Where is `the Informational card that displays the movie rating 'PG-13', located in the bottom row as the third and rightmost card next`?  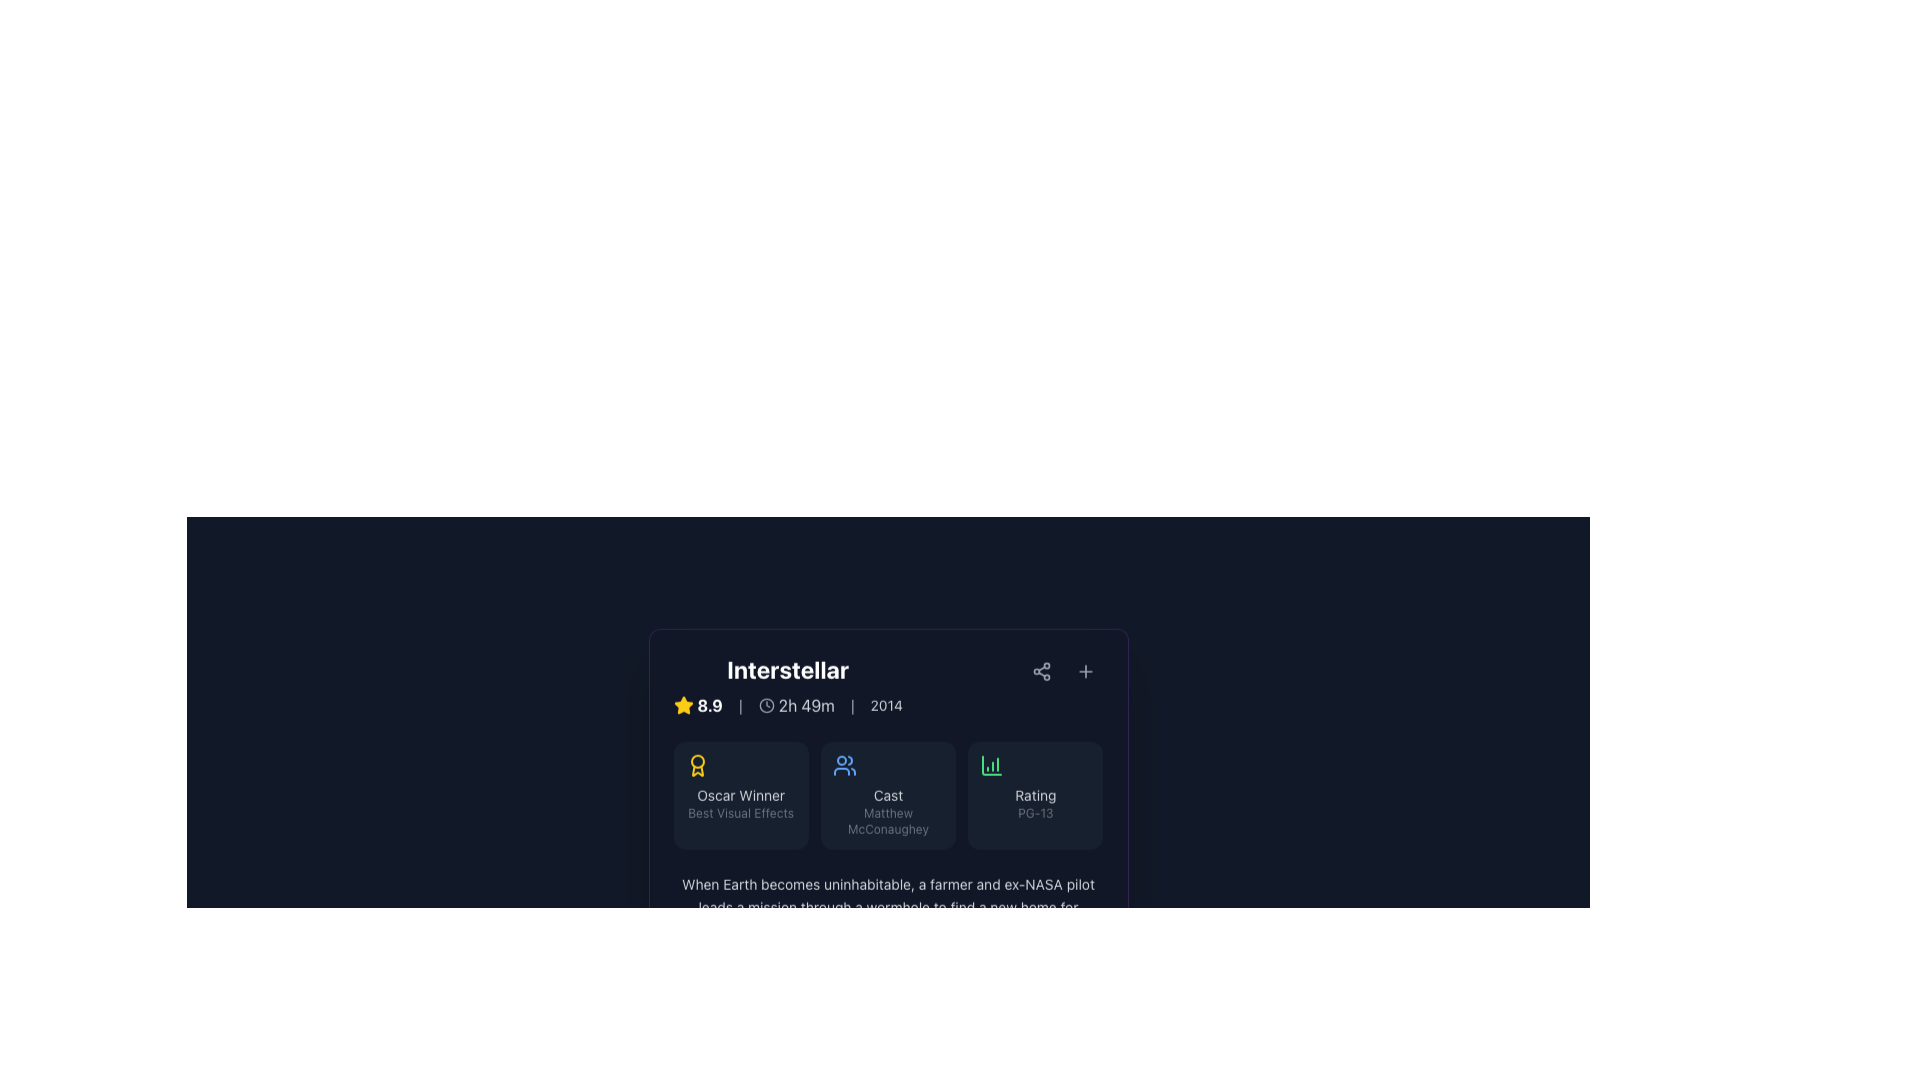
the Informational card that displays the movie rating 'PG-13', located in the bottom row as the third and rightmost card next is located at coordinates (1035, 794).